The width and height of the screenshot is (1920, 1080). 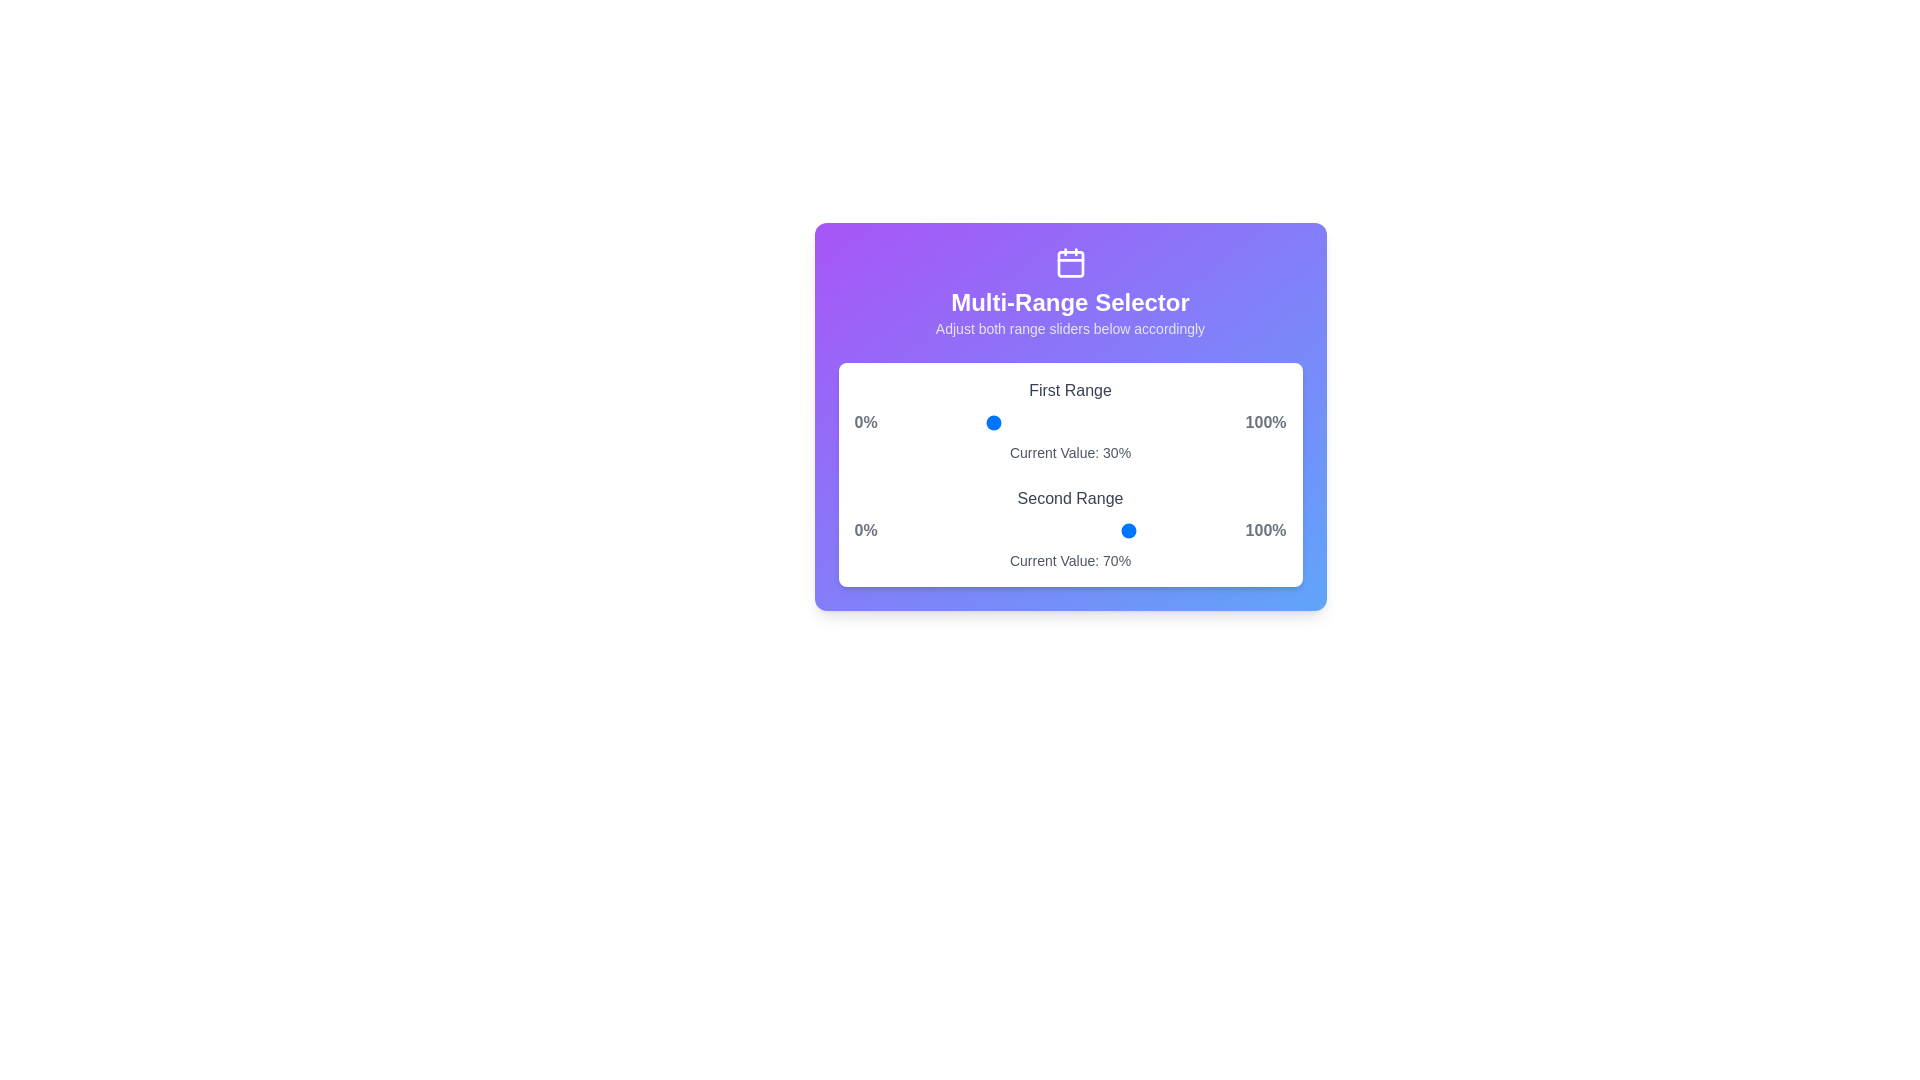 I want to click on the second slider range, so click(x=1008, y=530).